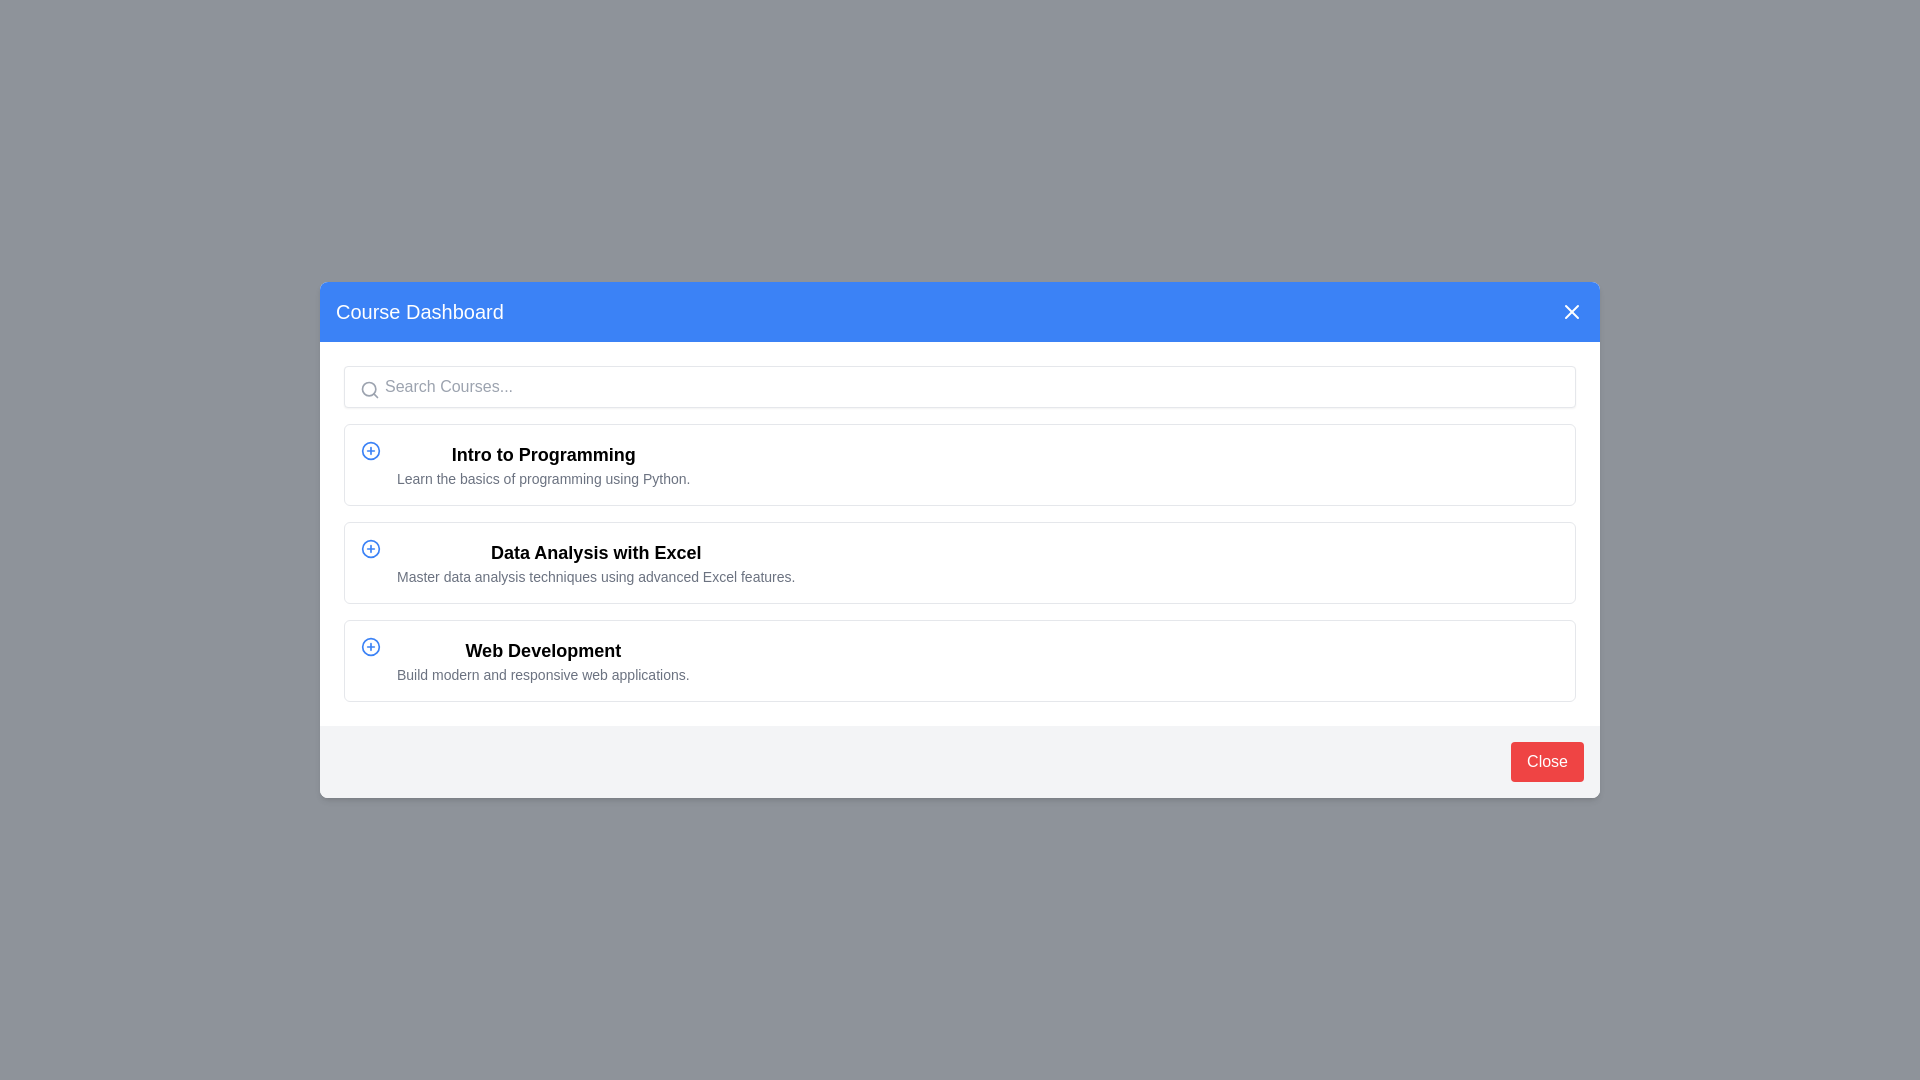  What do you see at coordinates (595, 552) in the screenshot?
I see `the header text label for the second course entry in the list, which serves as a title for the course offering` at bounding box center [595, 552].